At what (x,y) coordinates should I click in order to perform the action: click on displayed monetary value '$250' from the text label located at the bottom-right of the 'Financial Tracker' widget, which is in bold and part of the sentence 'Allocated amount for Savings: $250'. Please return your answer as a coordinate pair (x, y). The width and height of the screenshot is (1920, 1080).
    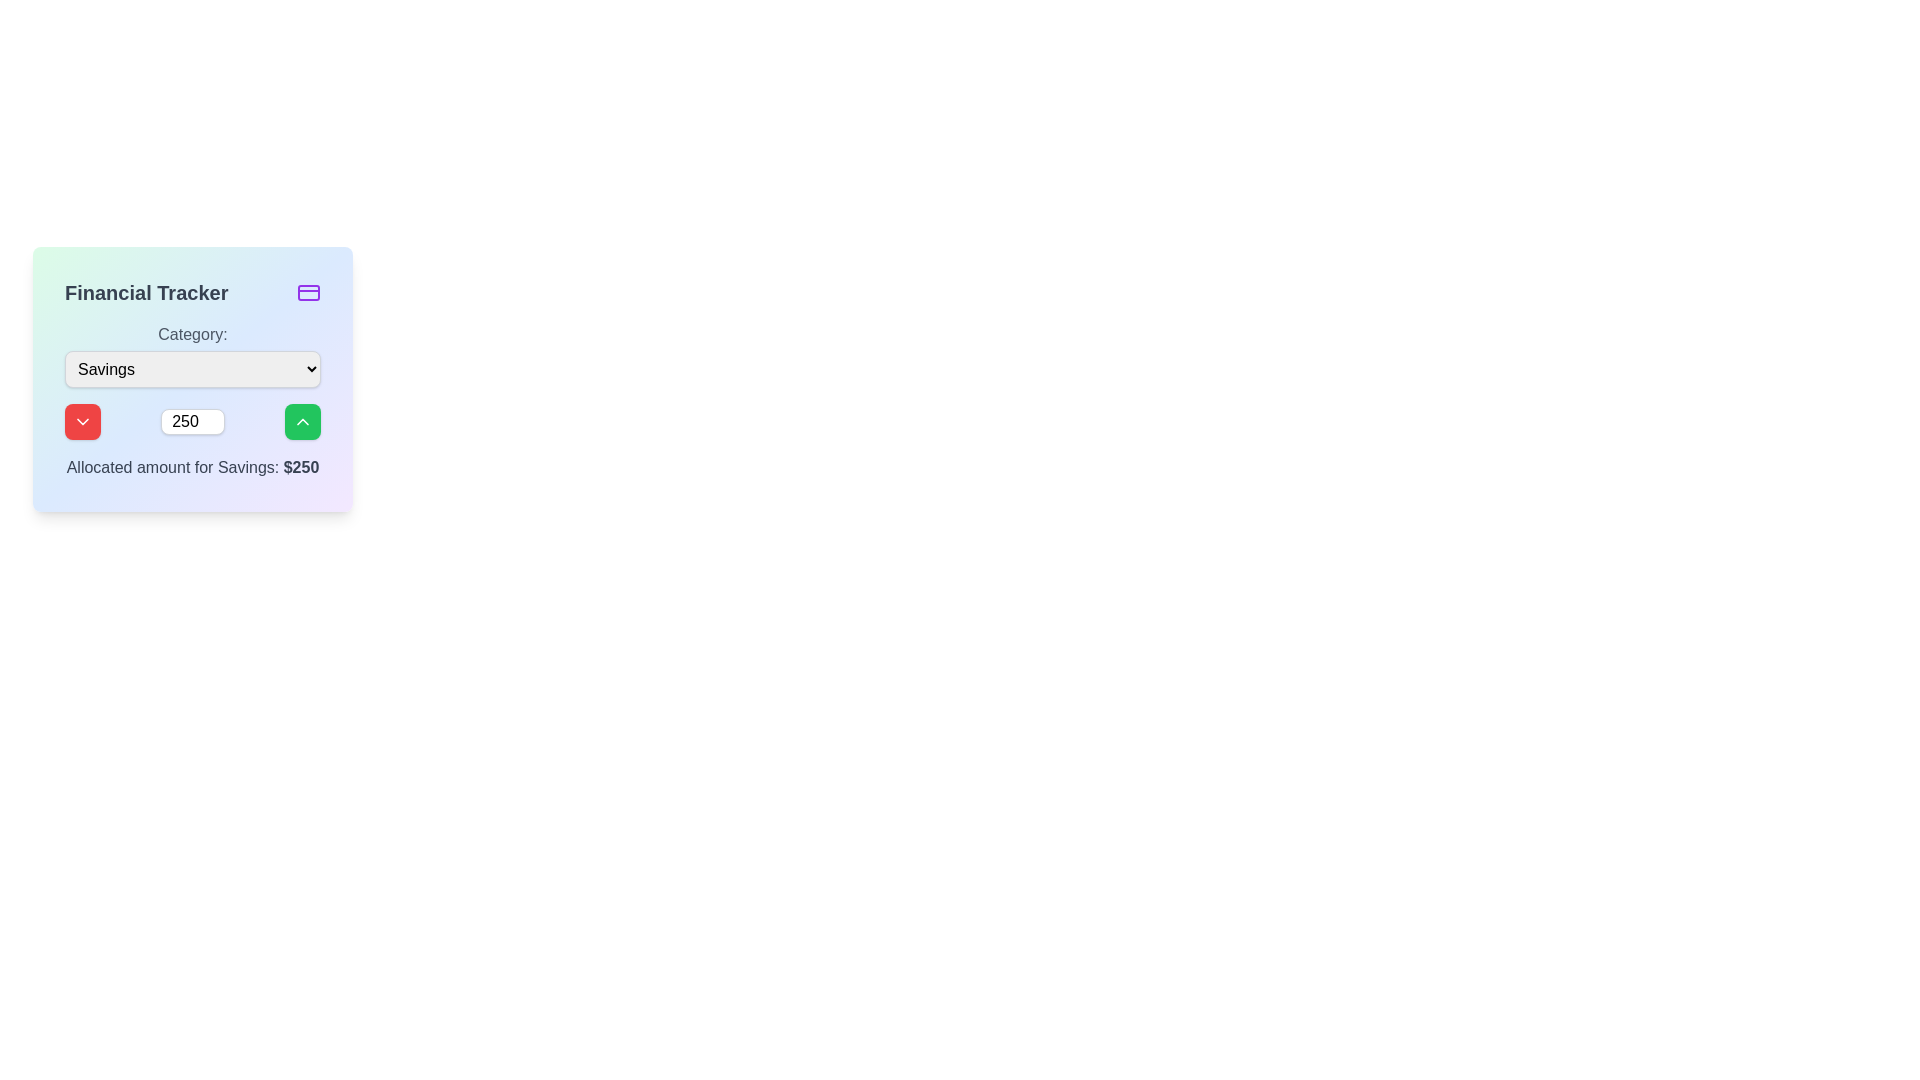
    Looking at the image, I should click on (300, 467).